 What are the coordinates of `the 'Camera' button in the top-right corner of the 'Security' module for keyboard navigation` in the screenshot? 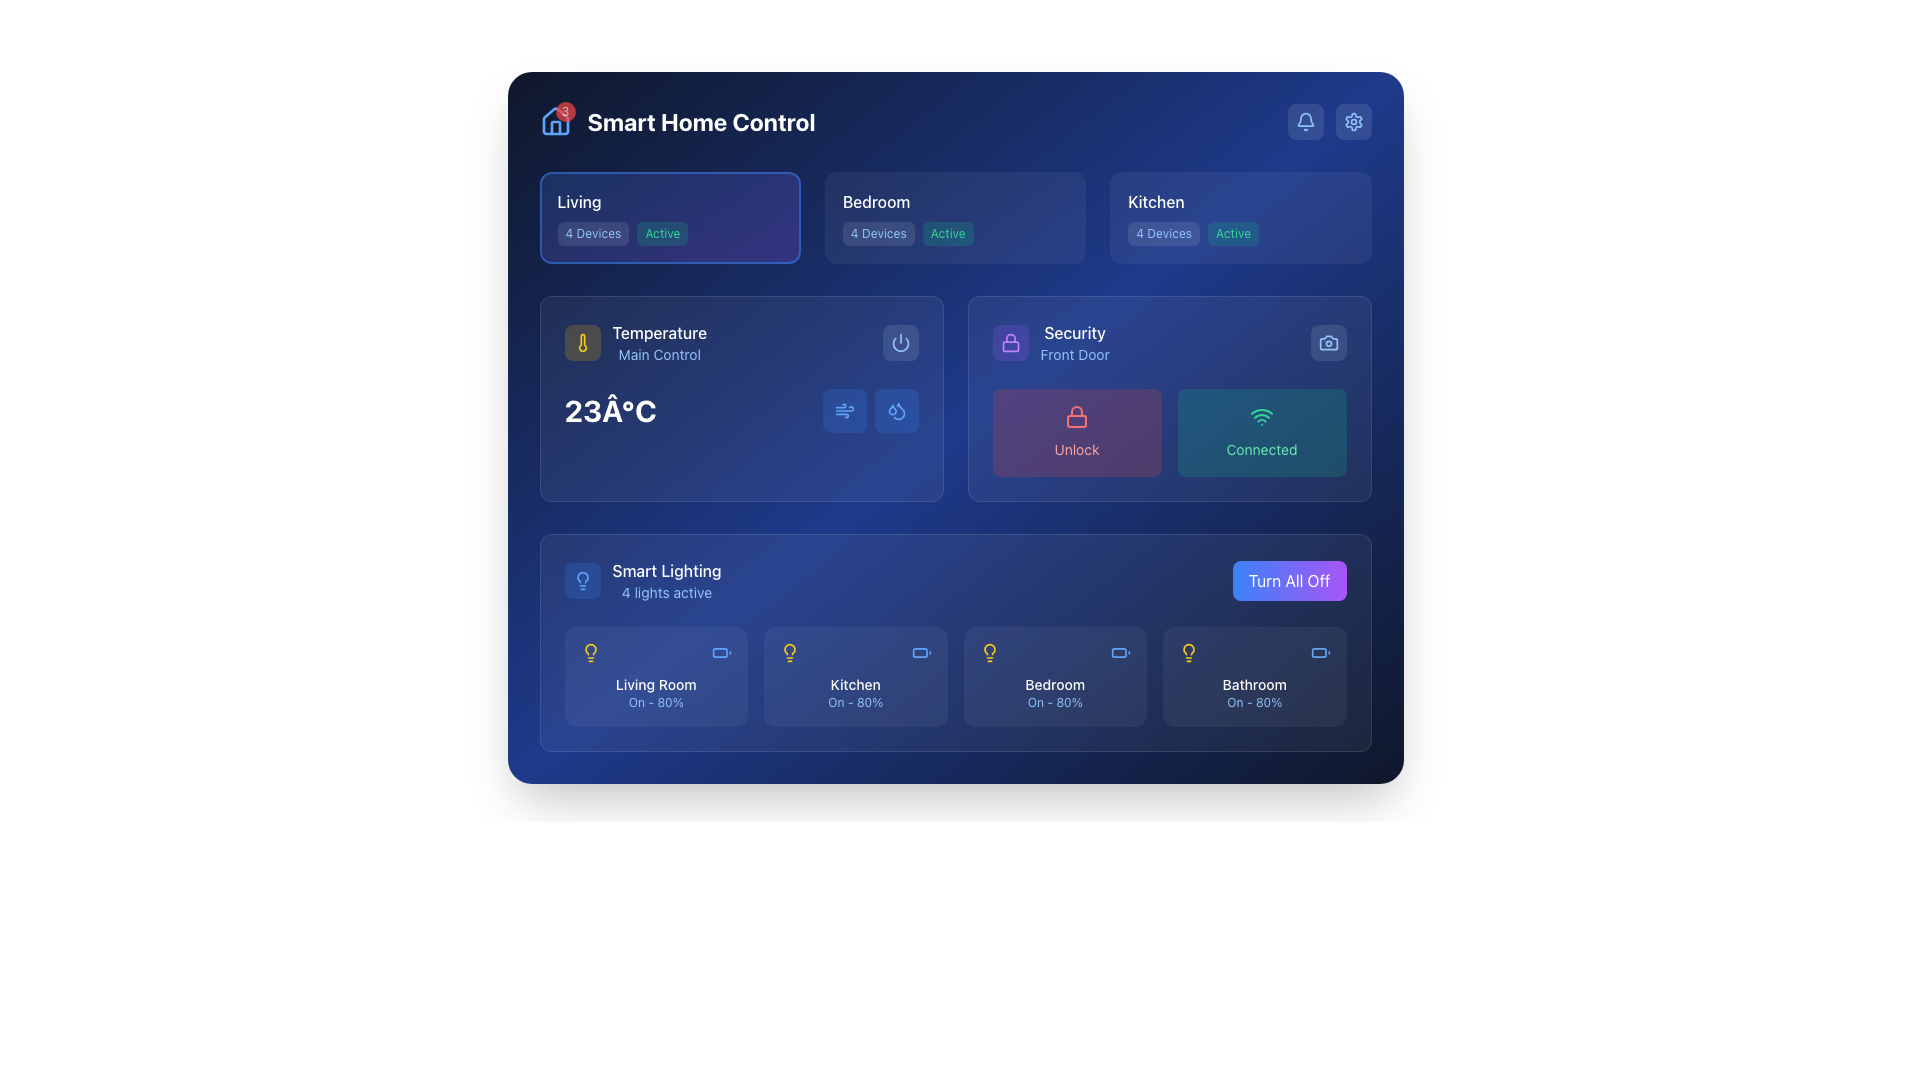 It's located at (1328, 342).